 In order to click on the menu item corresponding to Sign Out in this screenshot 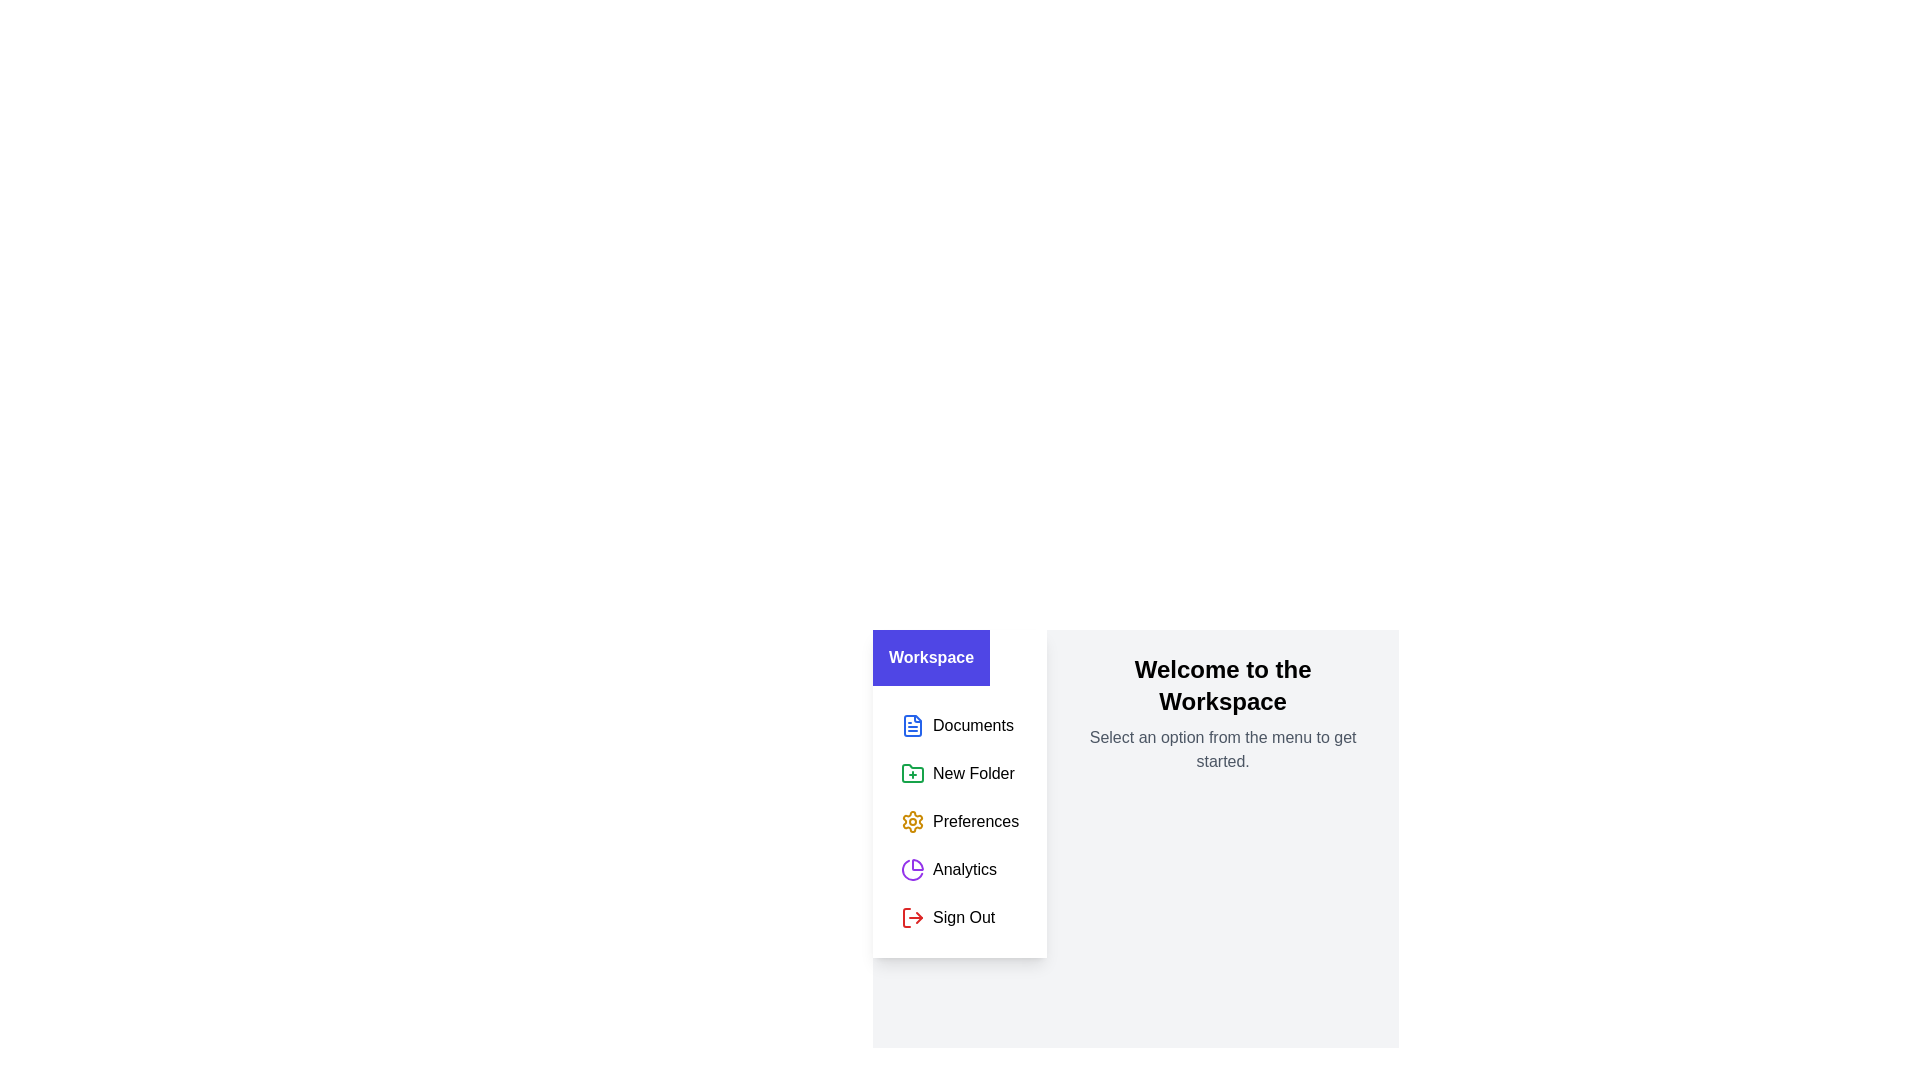, I will do `click(960, 918)`.